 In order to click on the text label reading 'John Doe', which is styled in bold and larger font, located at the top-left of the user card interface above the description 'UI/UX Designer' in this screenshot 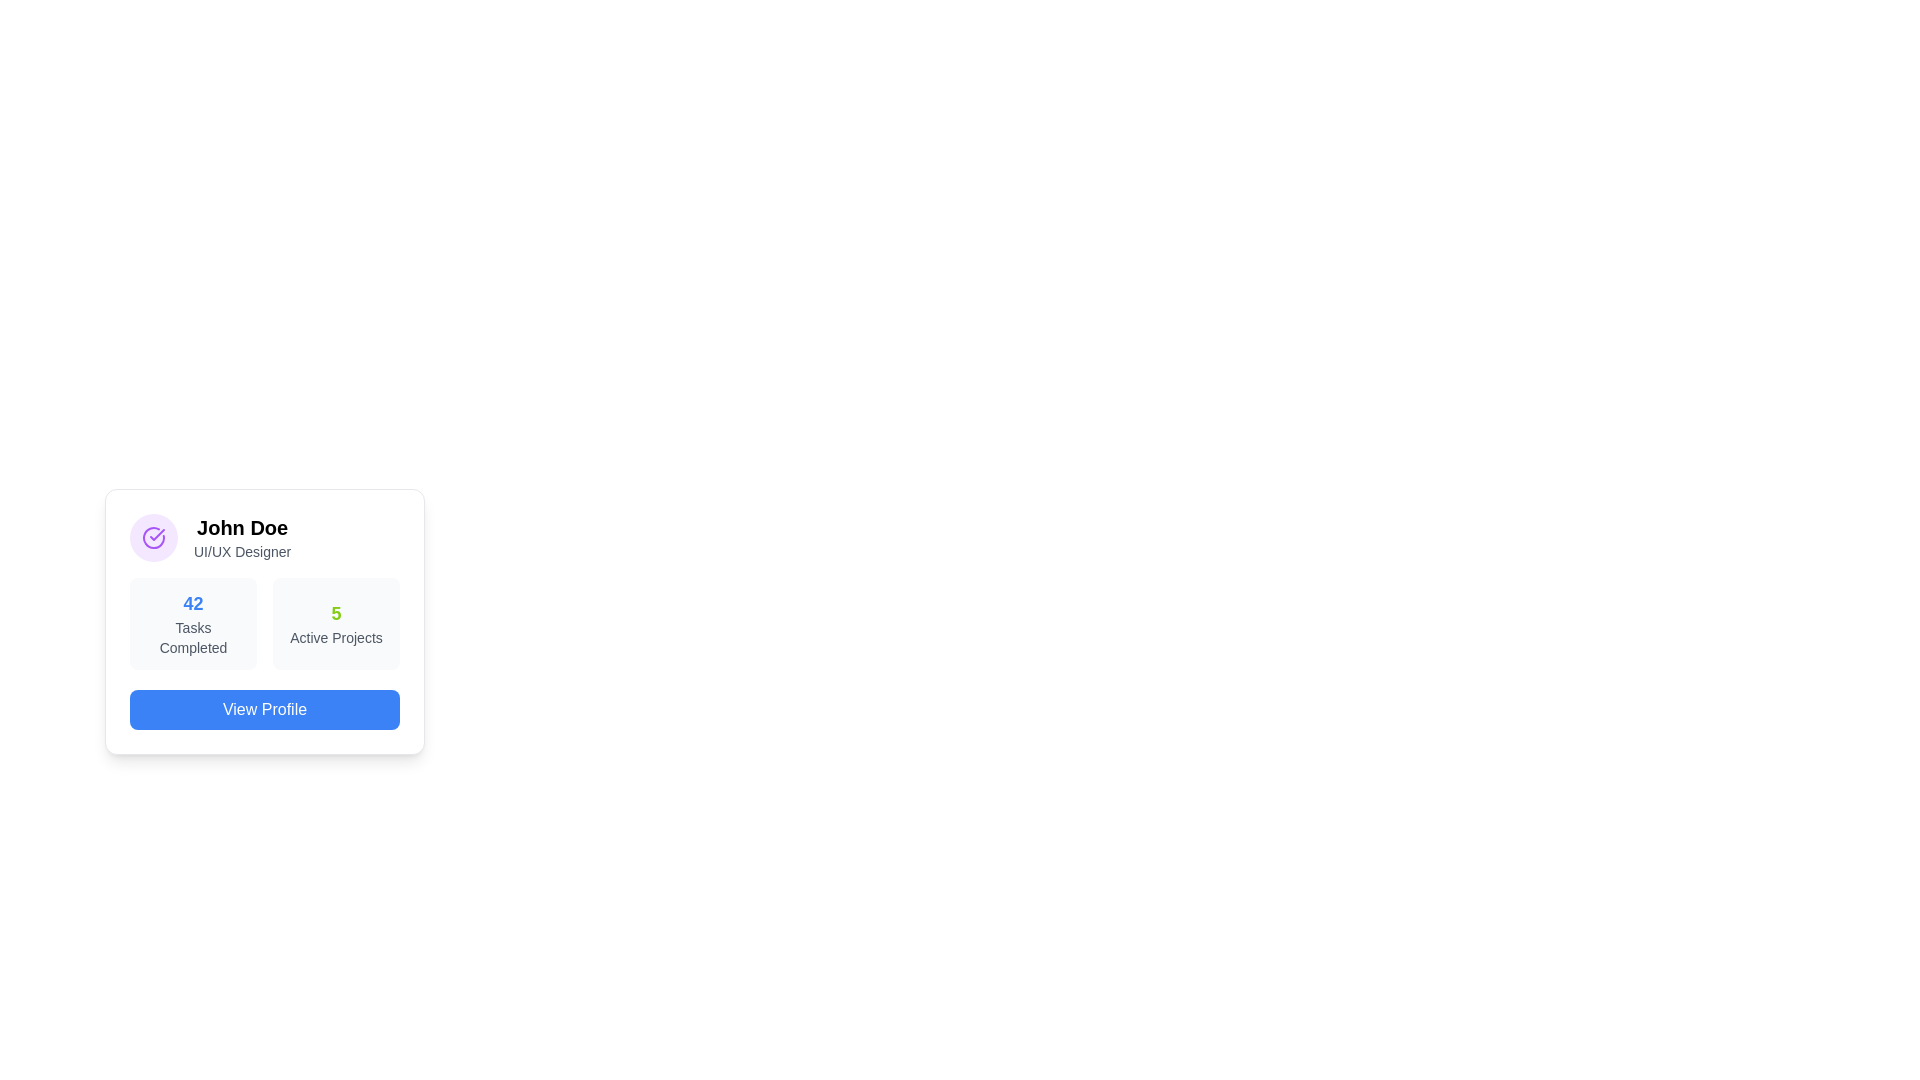, I will do `click(241, 527)`.